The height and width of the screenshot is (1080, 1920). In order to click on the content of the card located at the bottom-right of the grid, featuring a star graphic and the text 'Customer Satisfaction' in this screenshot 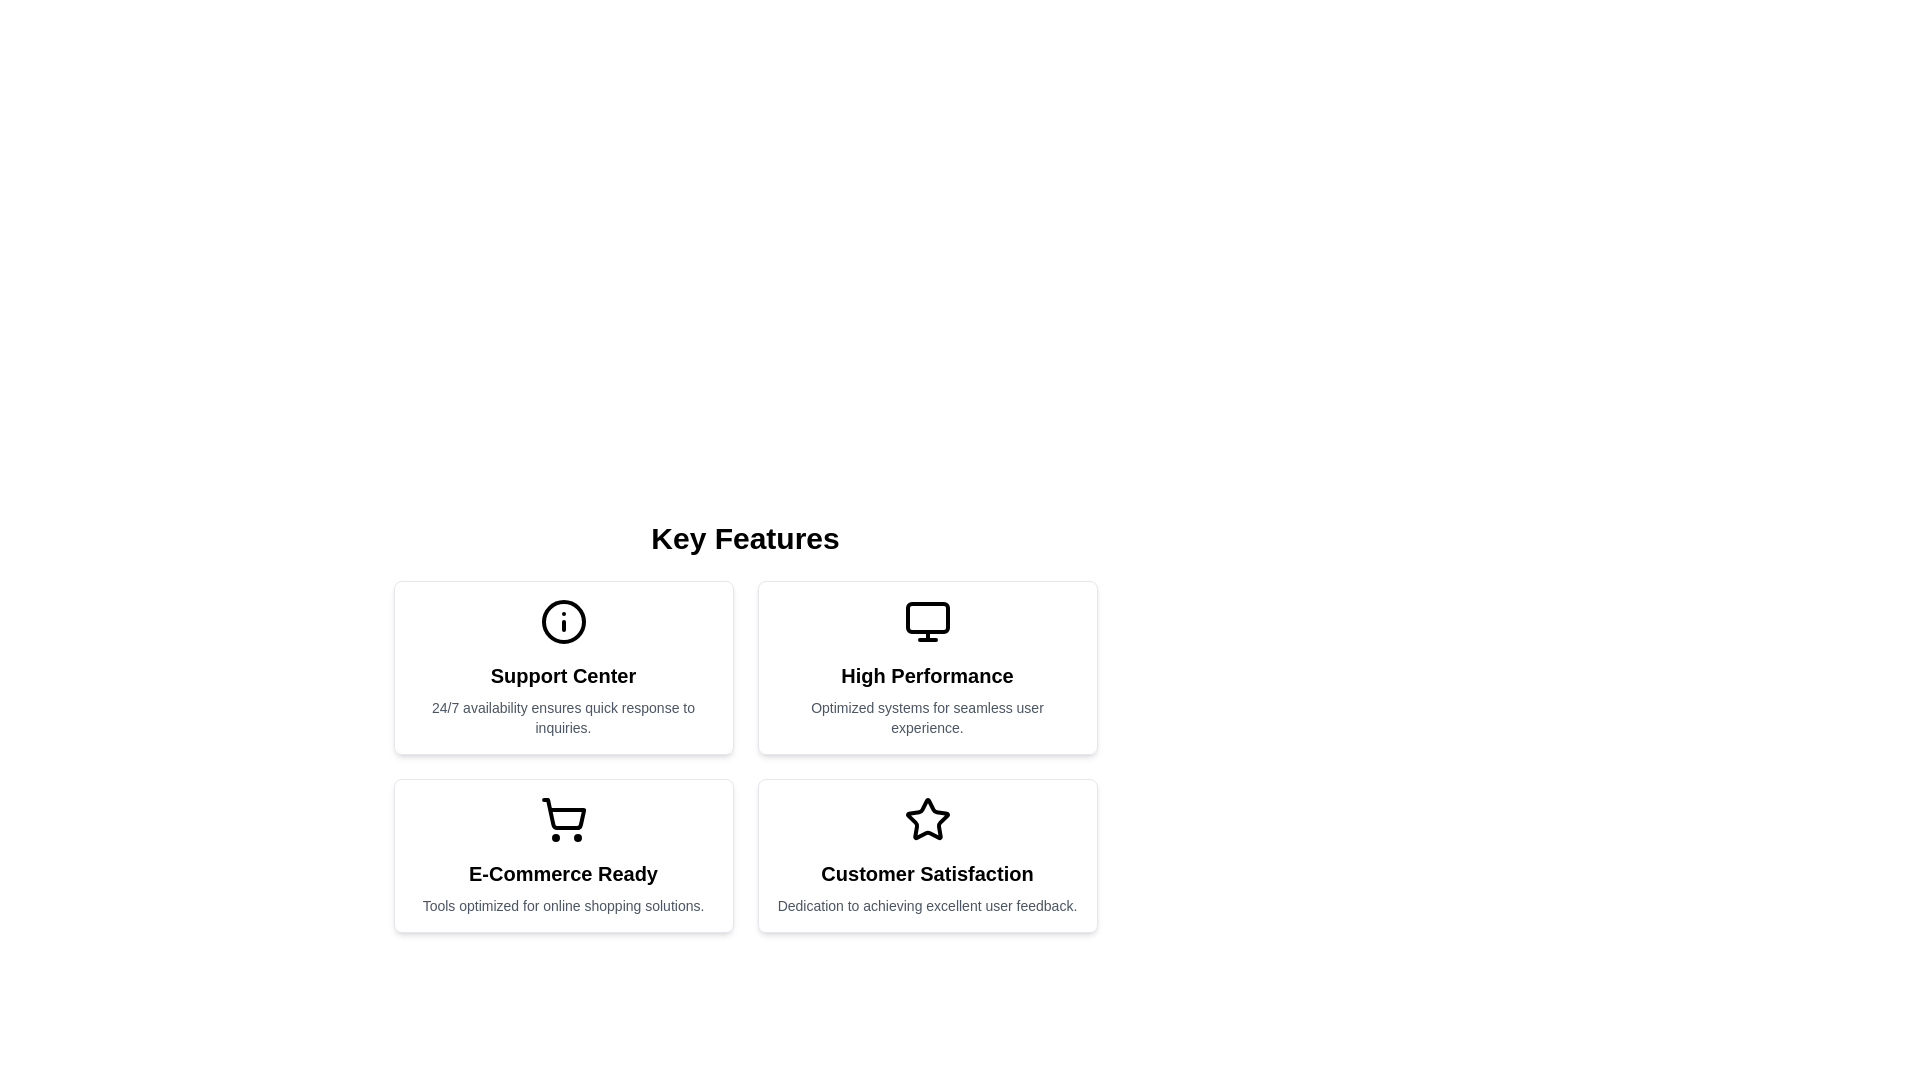, I will do `click(926, 855)`.